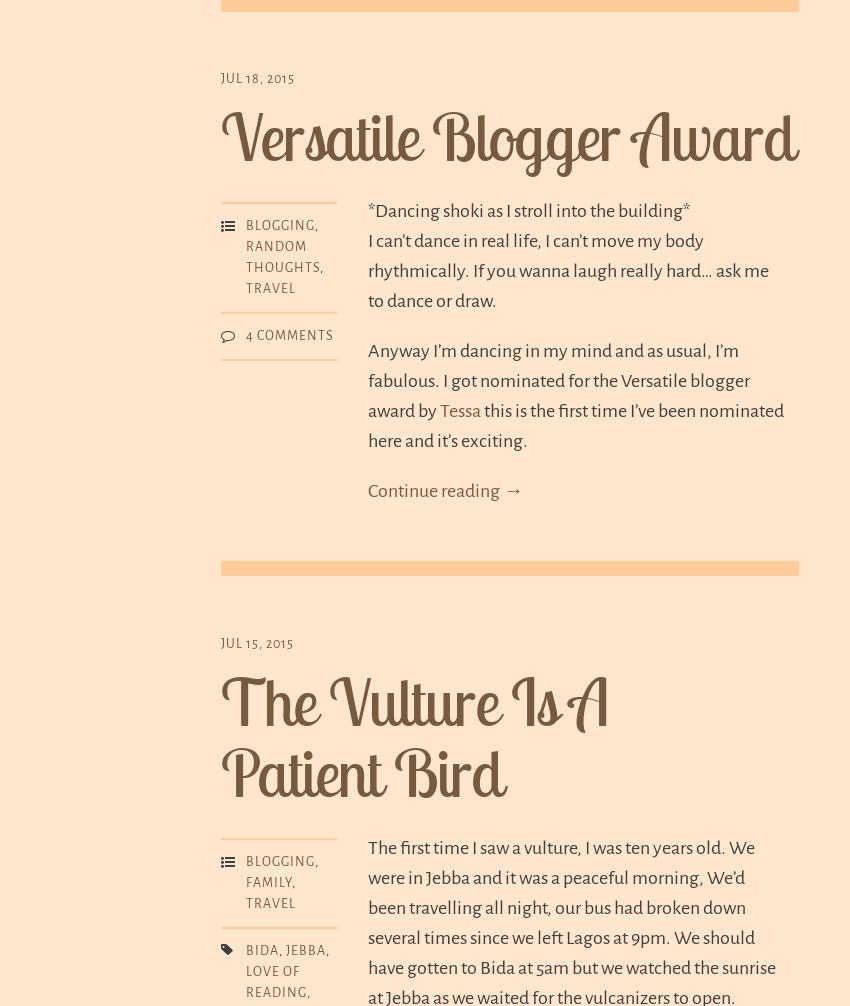 The width and height of the screenshot is (850, 1006). What do you see at coordinates (528, 210) in the screenshot?
I see `'*Dancing shoki as I stroll into the building*'` at bounding box center [528, 210].